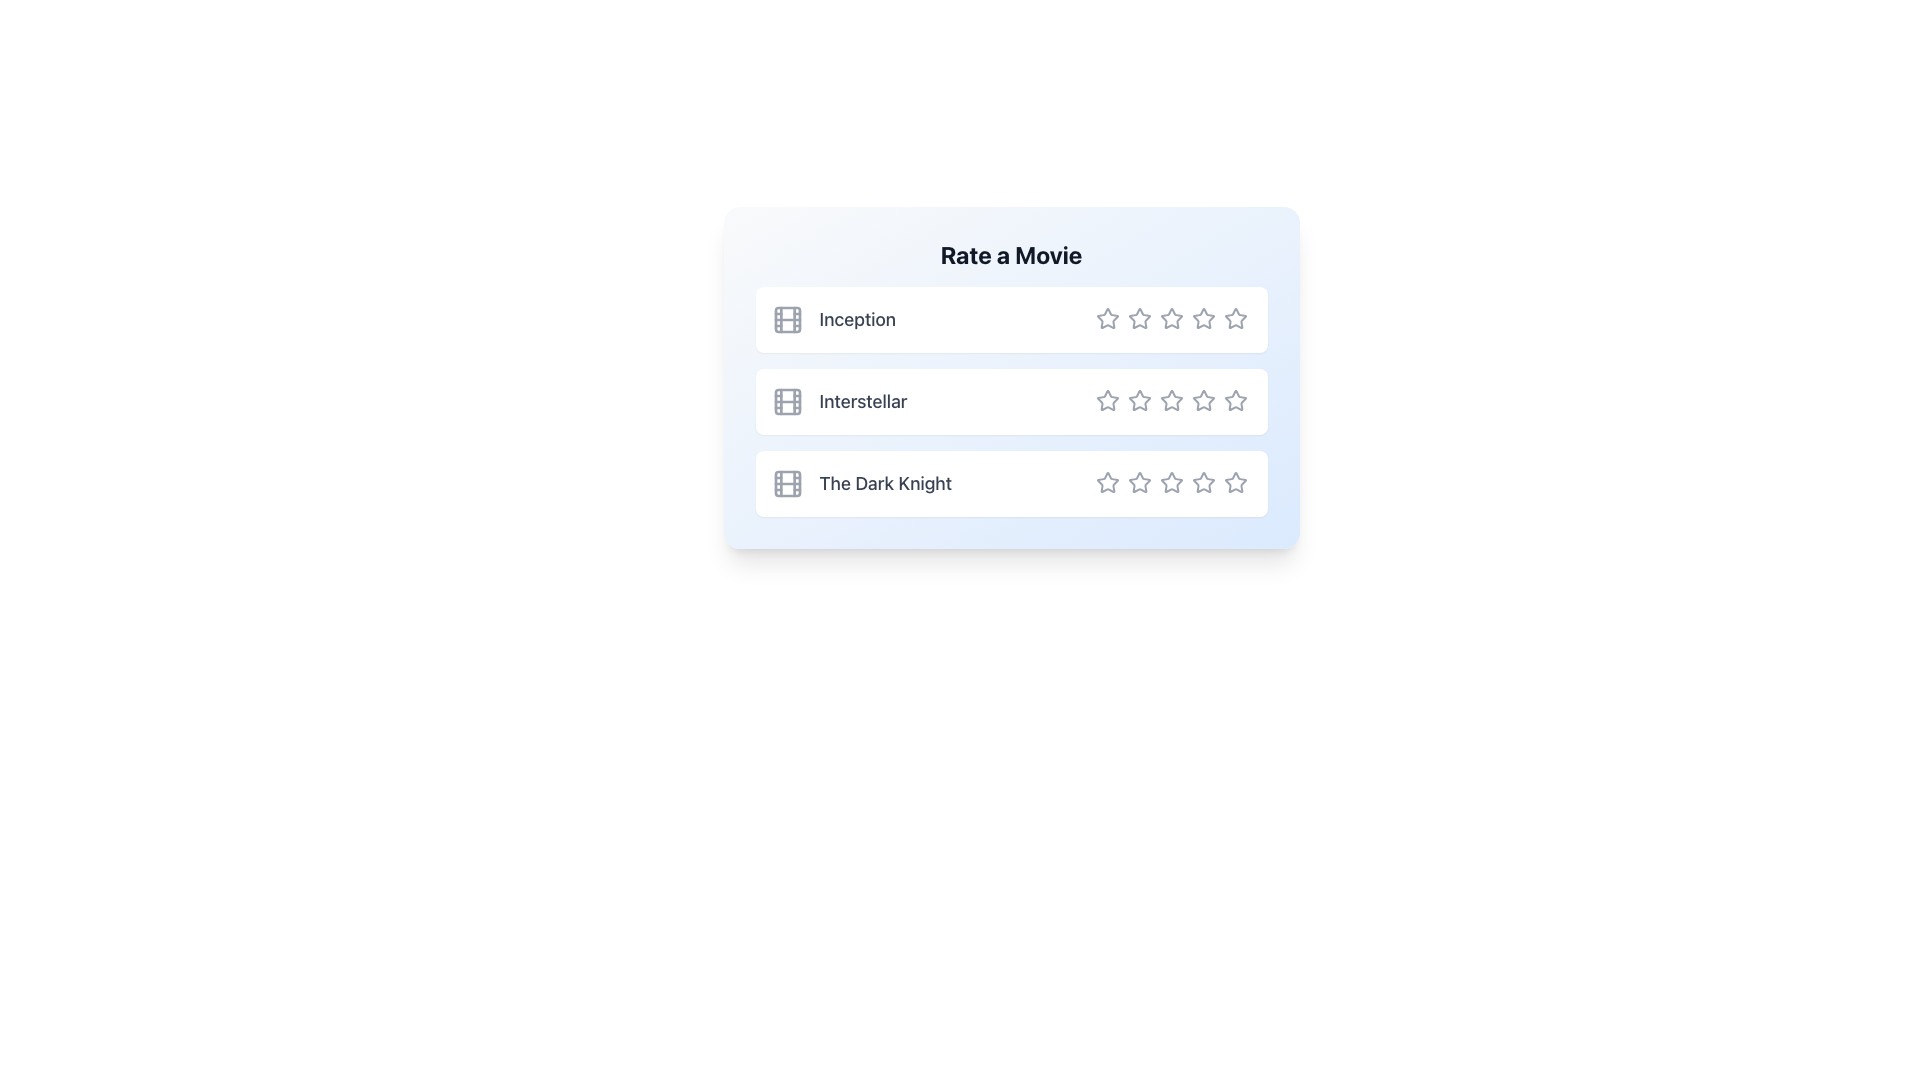 The width and height of the screenshot is (1920, 1080). What do you see at coordinates (1171, 483) in the screenshot?
I see `the third star icon in the rating component to rate the movie 'The Dark Knight'` at bounding box center [1171, 483].